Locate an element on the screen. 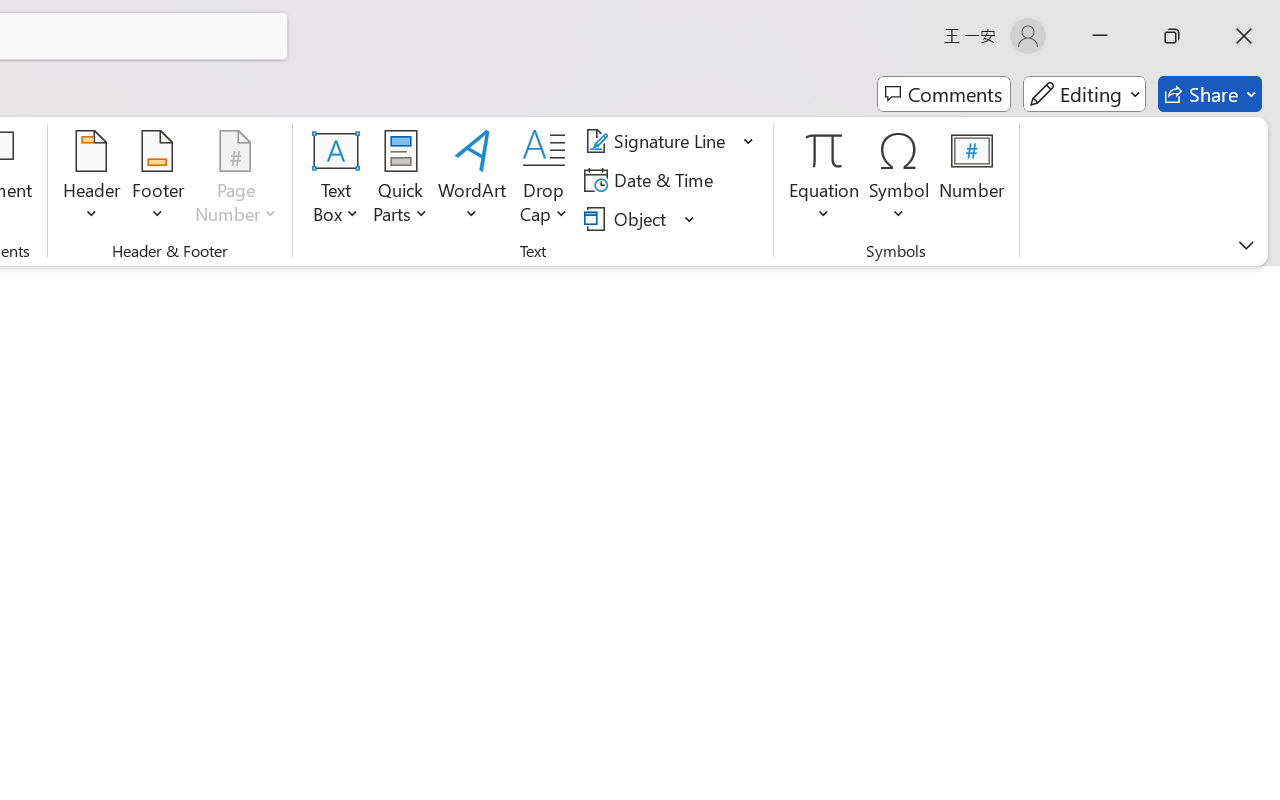 The height and width of the screenshot is (800, 1280). 'Signature Line' is located at coordinates (658, 141).